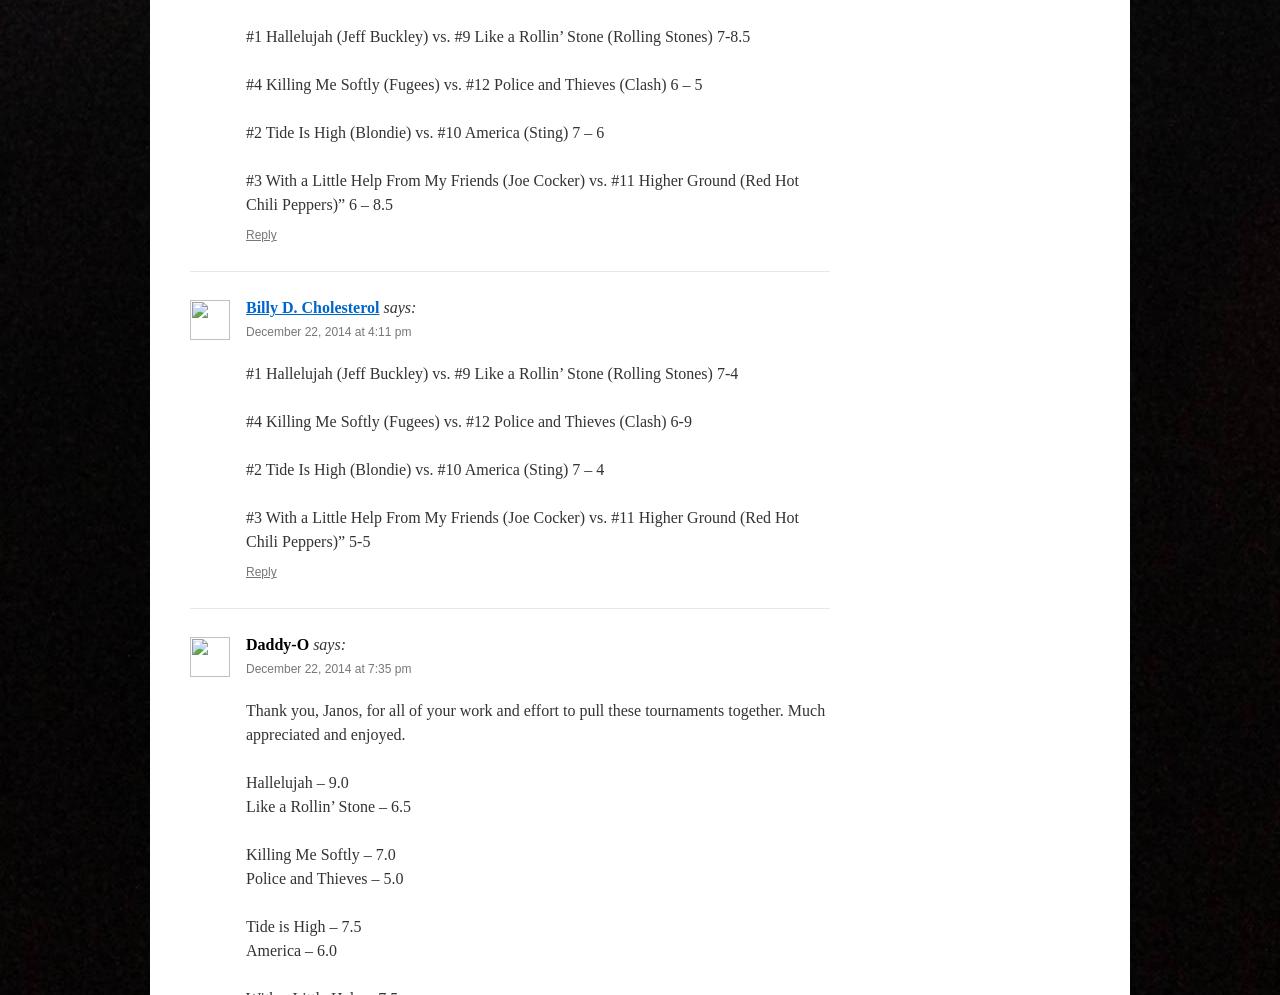 The width and height of the screenshot is (1280, 995). What do you see at coordinates (472, 84) in the screenshot?
I see `'#4 Killing Me Softly (Fugees) vs. #12 Police and Thieves (Clash) 6 – 5'` at bounding box center [472, 84].